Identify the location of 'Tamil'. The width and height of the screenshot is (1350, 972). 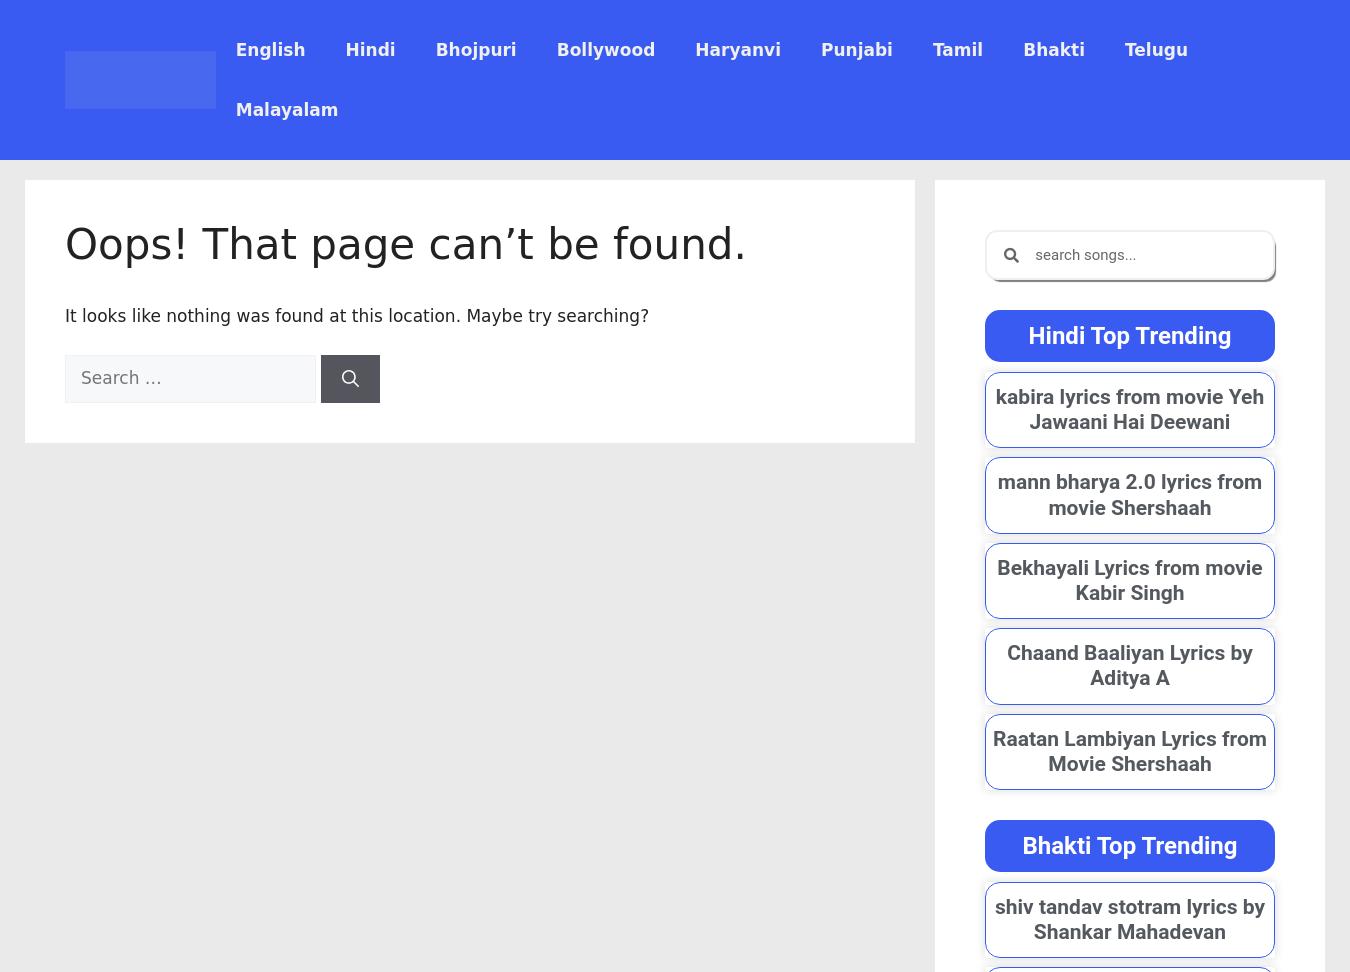
(931, 49).